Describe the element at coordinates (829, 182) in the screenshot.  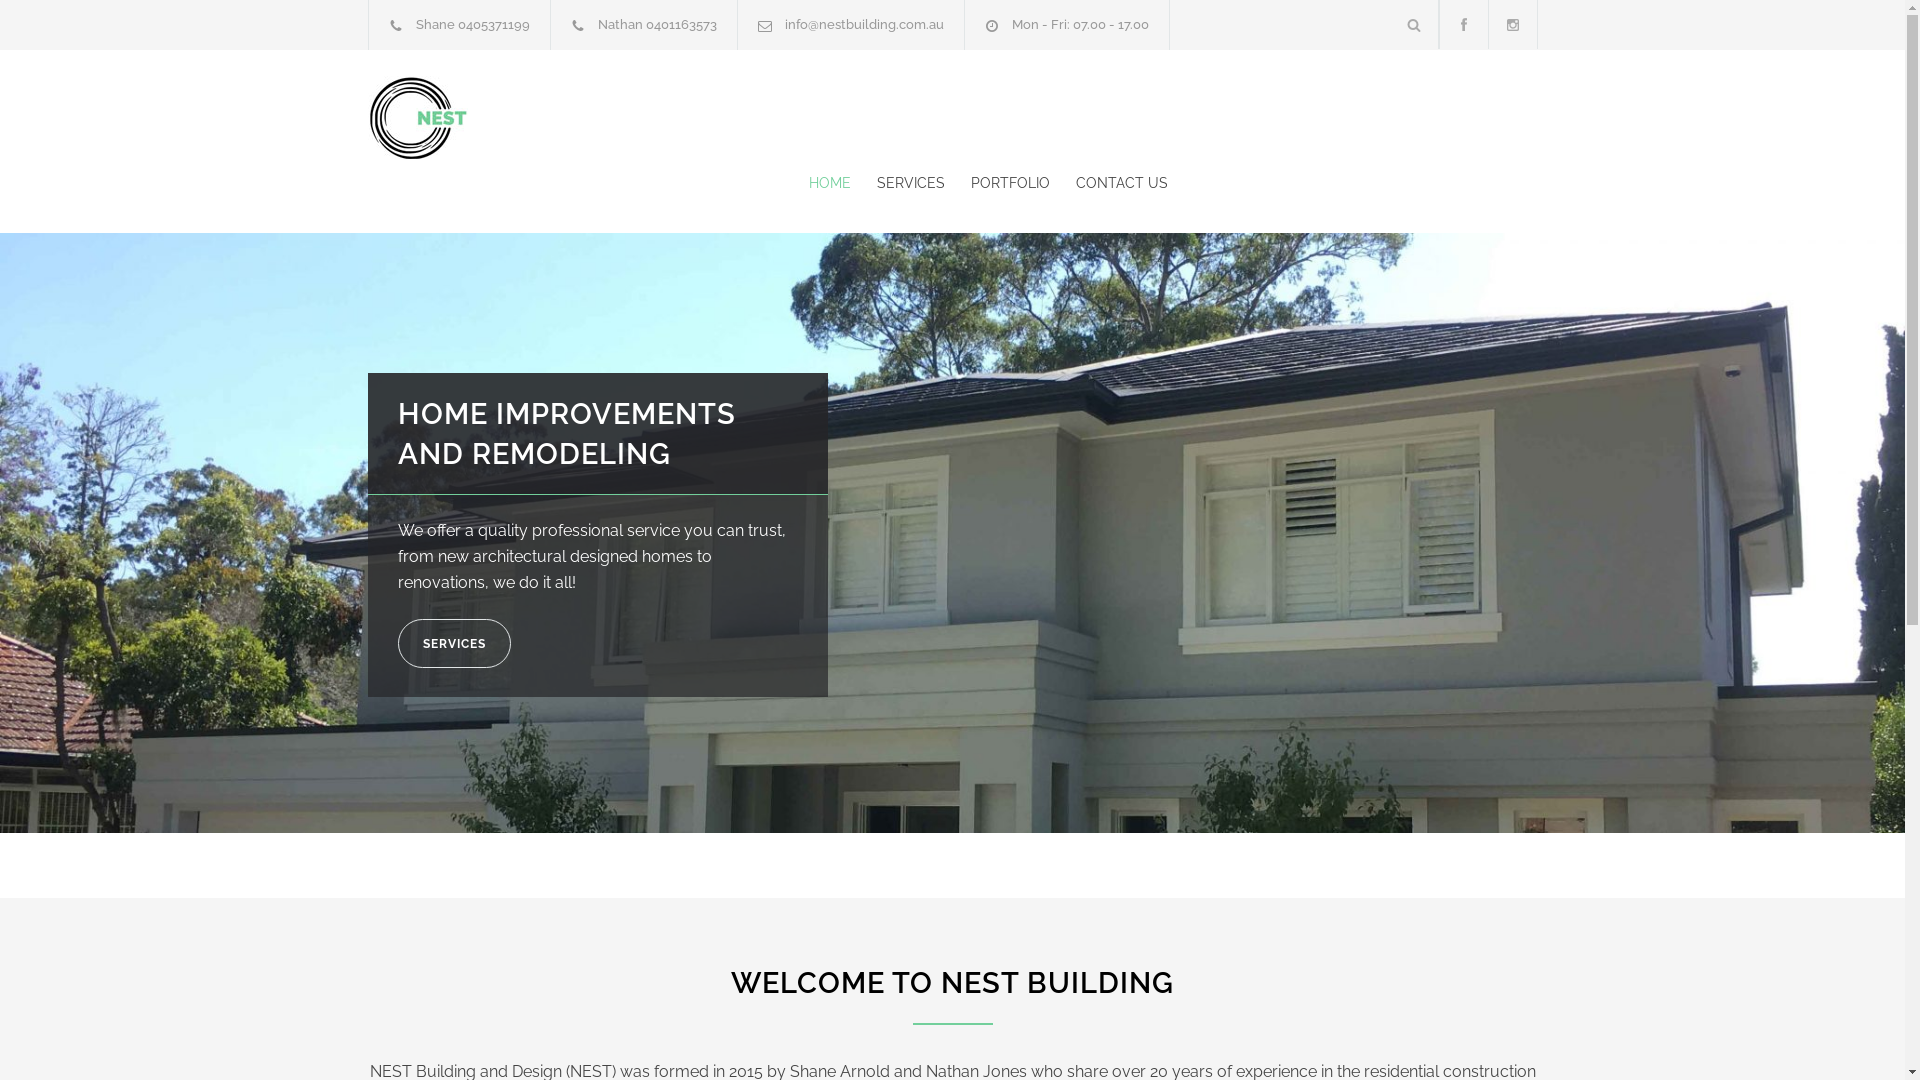
I see `'HOME'` at that location.